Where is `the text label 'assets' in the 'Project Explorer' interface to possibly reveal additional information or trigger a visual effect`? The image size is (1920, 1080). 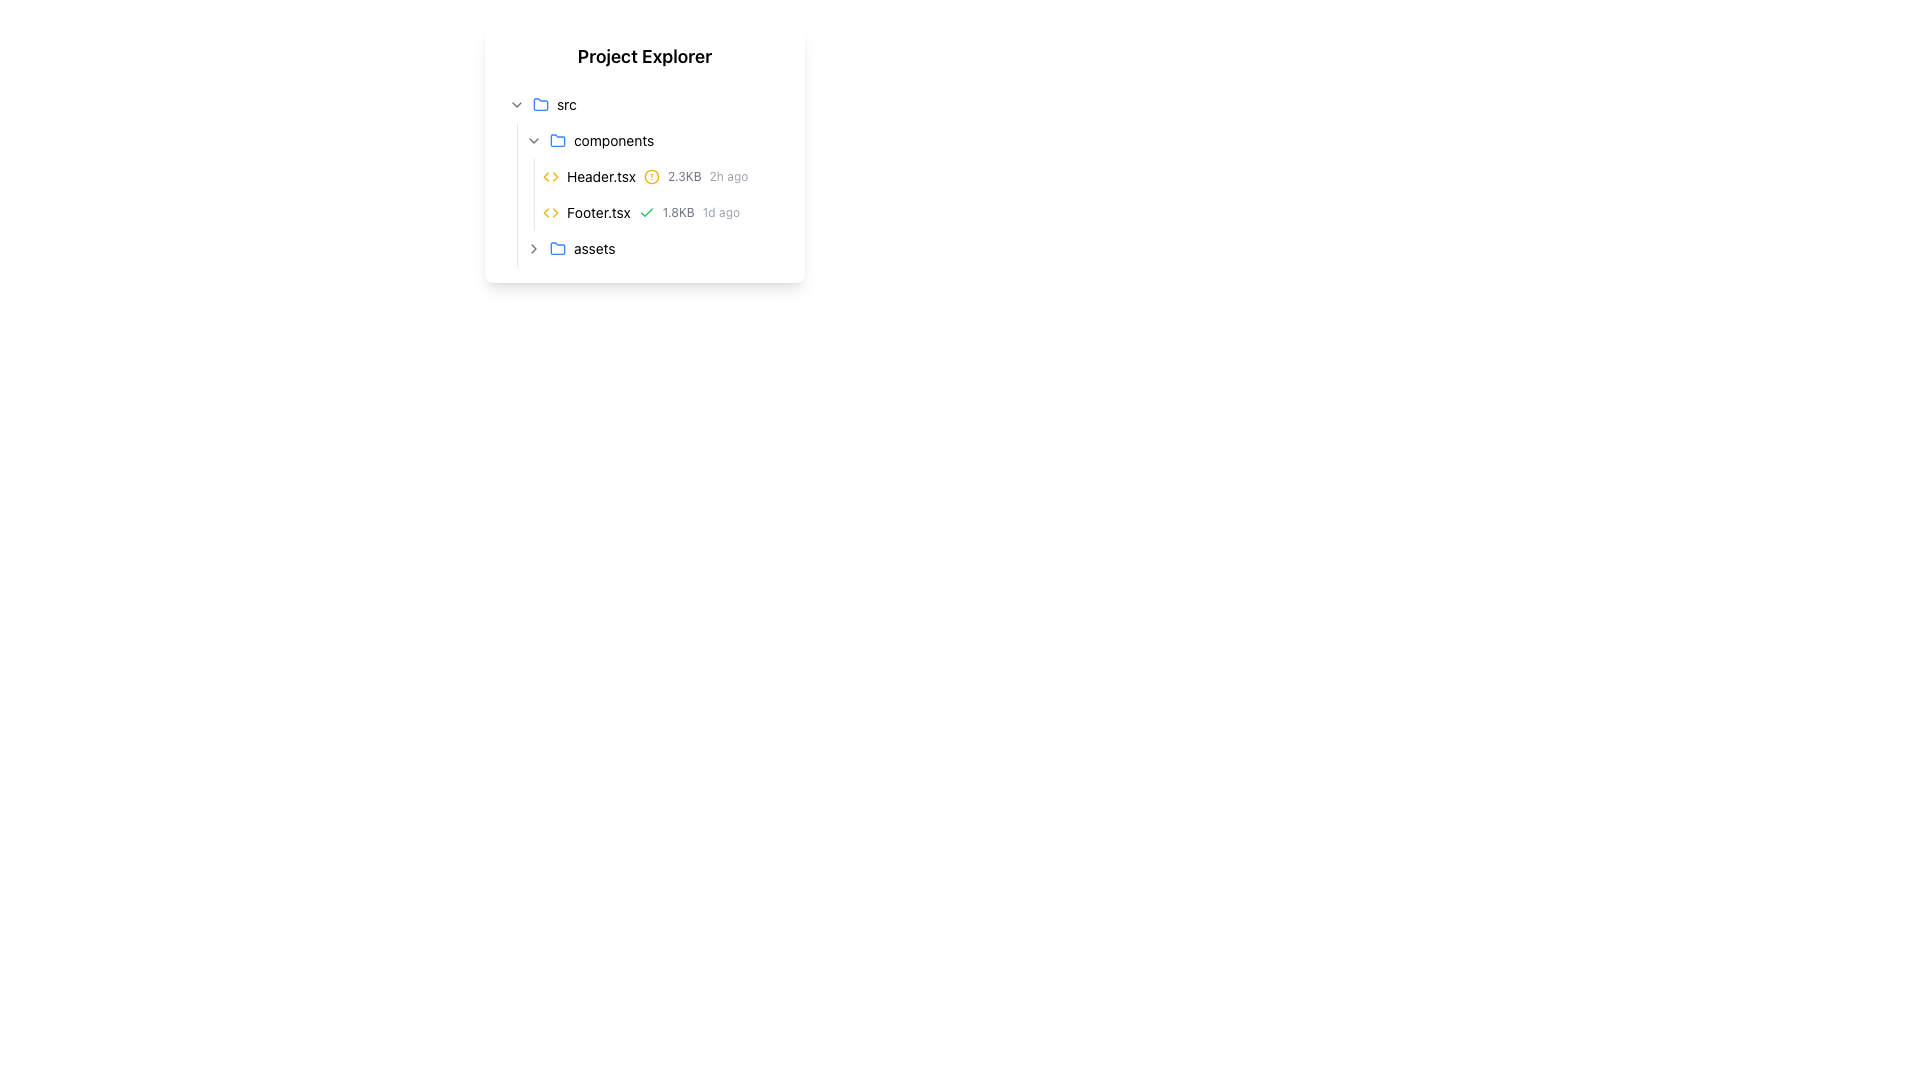 the text label 'assets' in the 'Project Explorer' interface to possibly reveal additional information or trigger a visual effect is located at coordinates (593, 248).